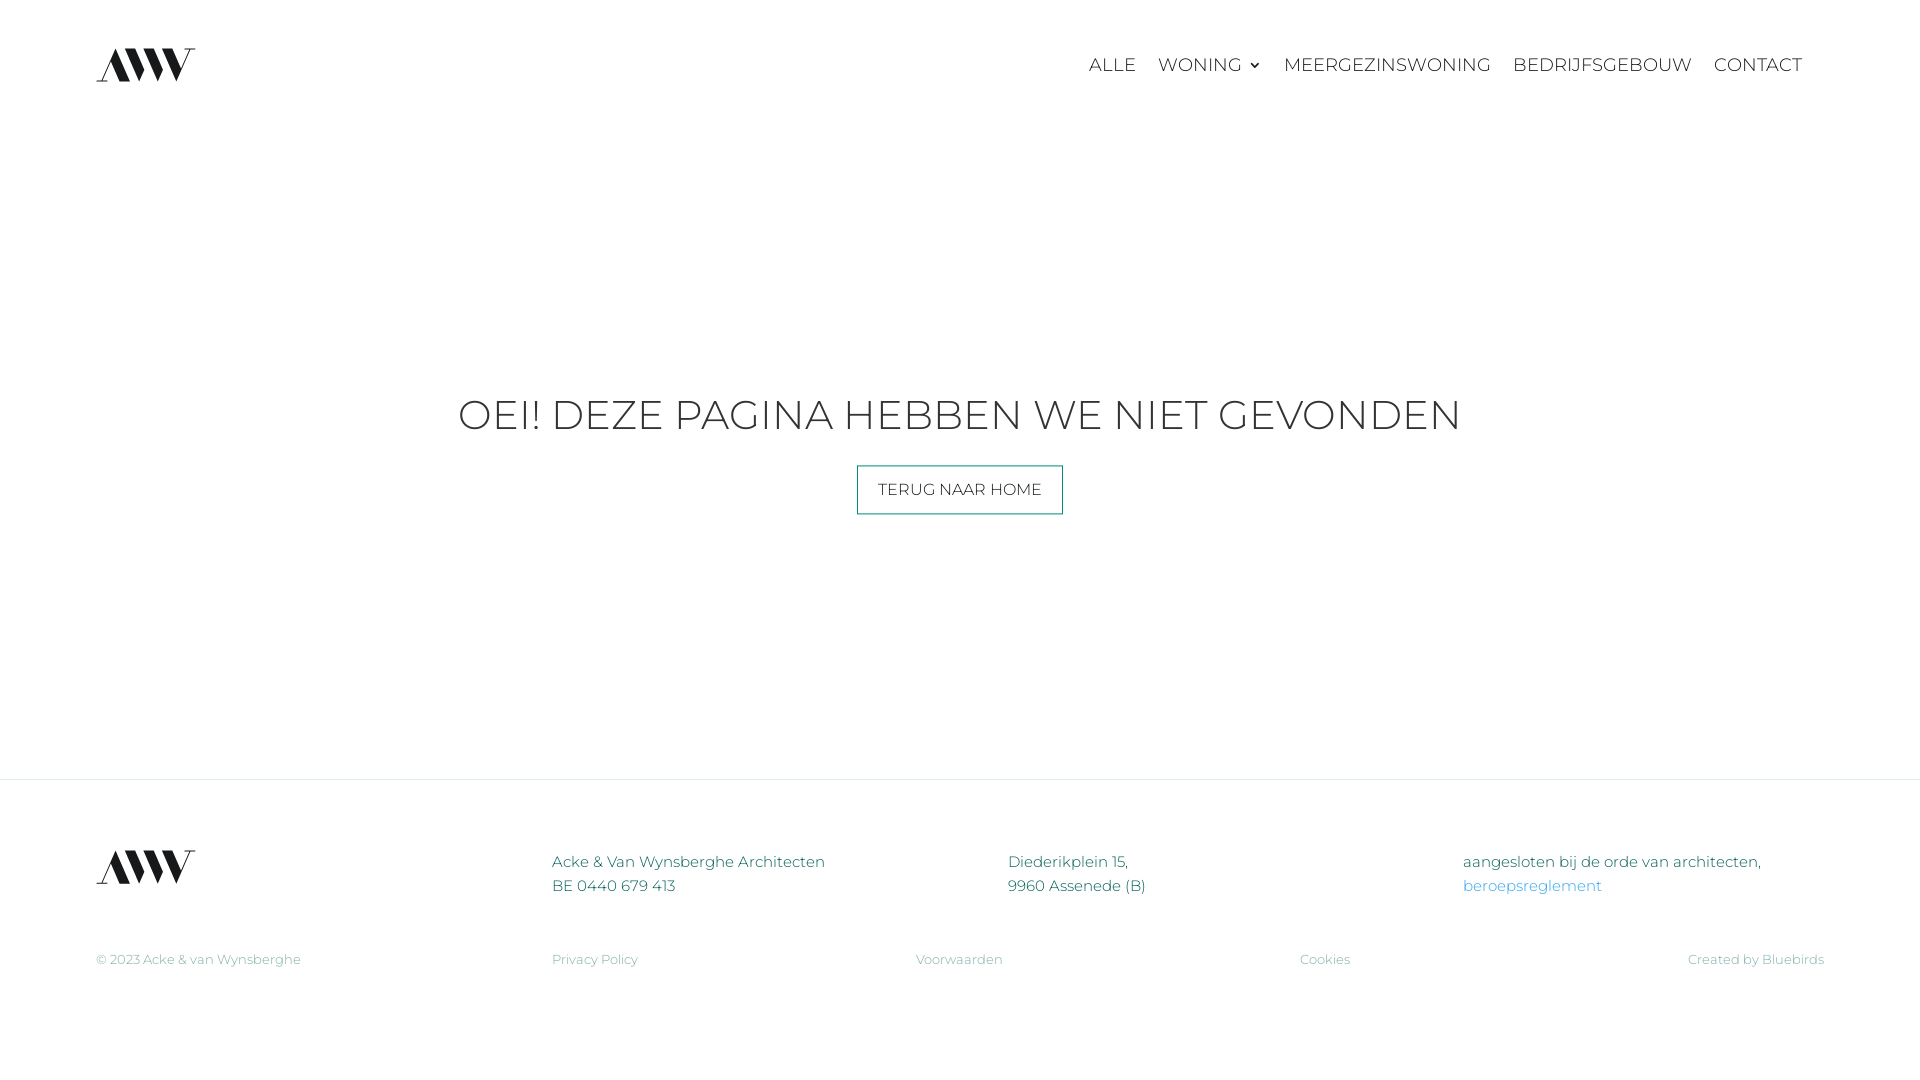  What do you see at coordinates (1512, 64) in the screenshot?
I see `'BEDRIJFSGEBOUW'` at bounding box center [1512, 64].